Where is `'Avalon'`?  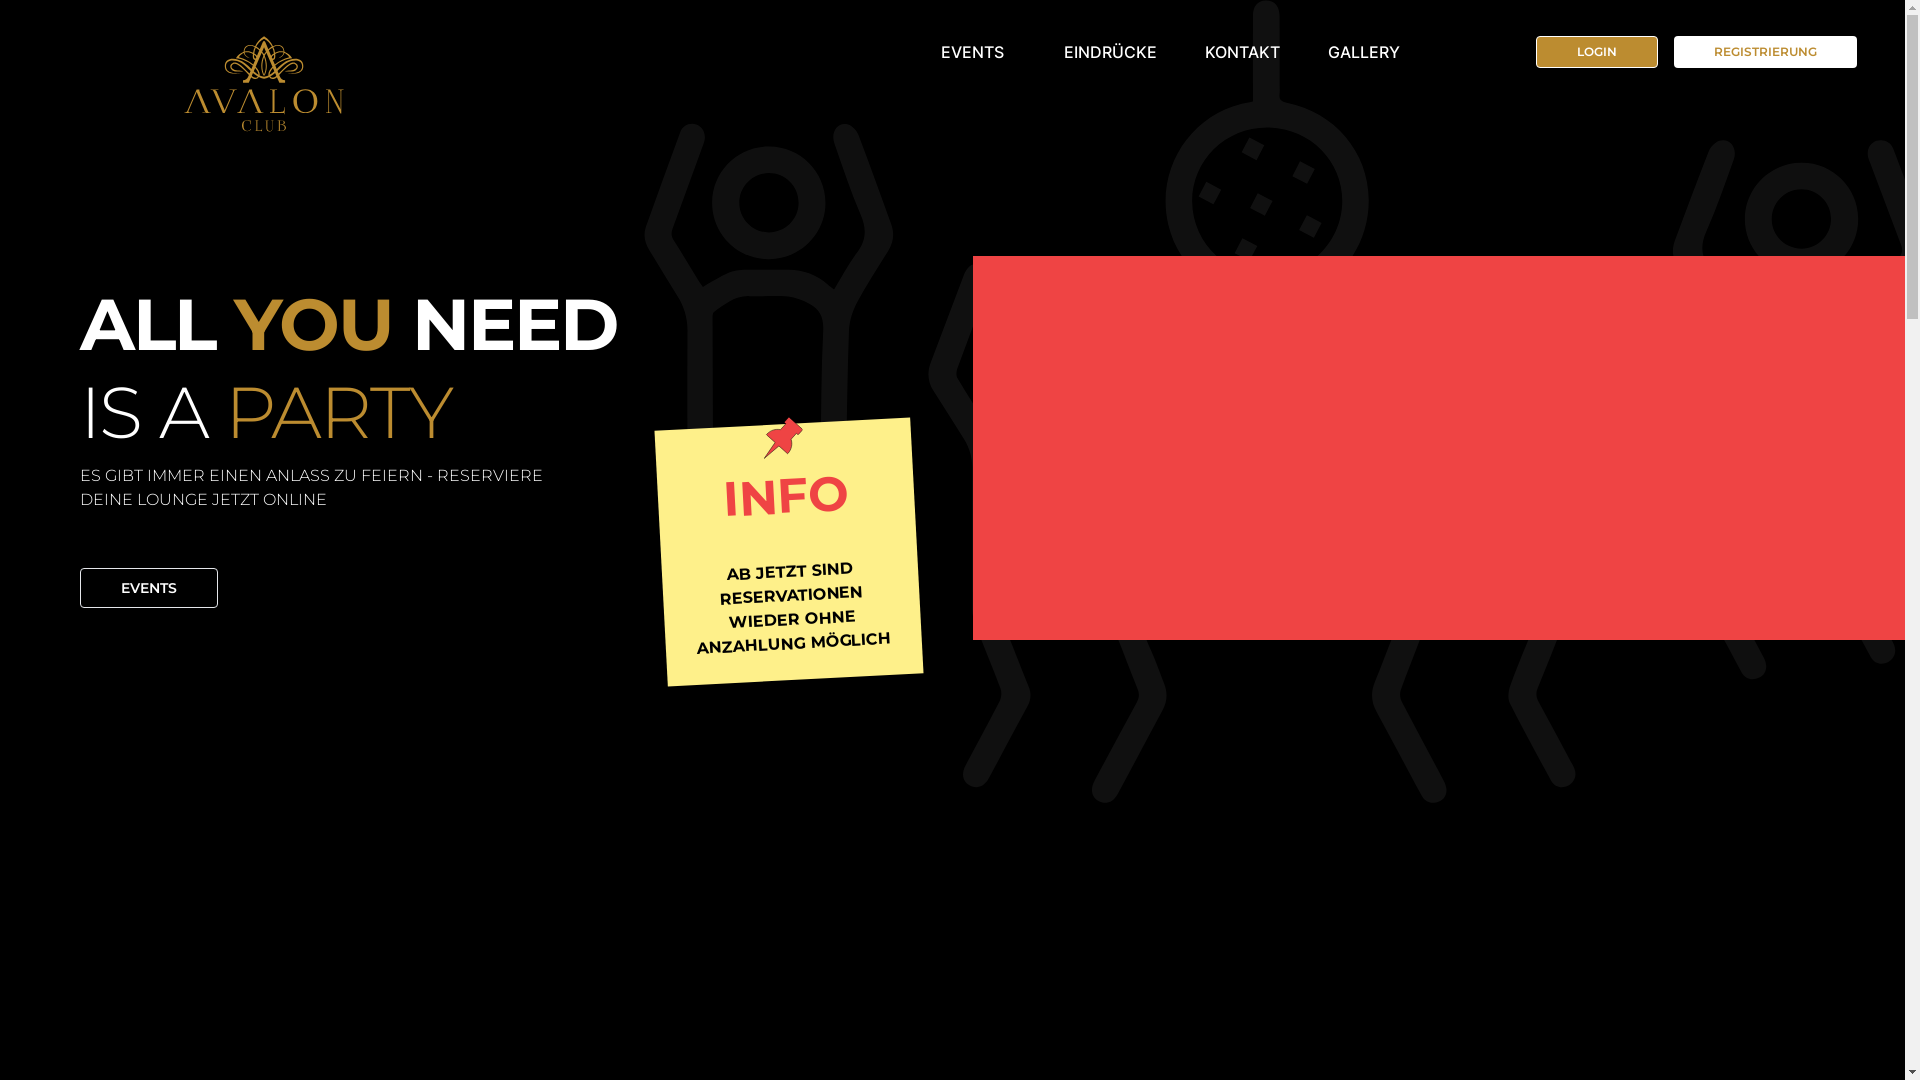
'Avalon' is located at coordinates (192, 79).